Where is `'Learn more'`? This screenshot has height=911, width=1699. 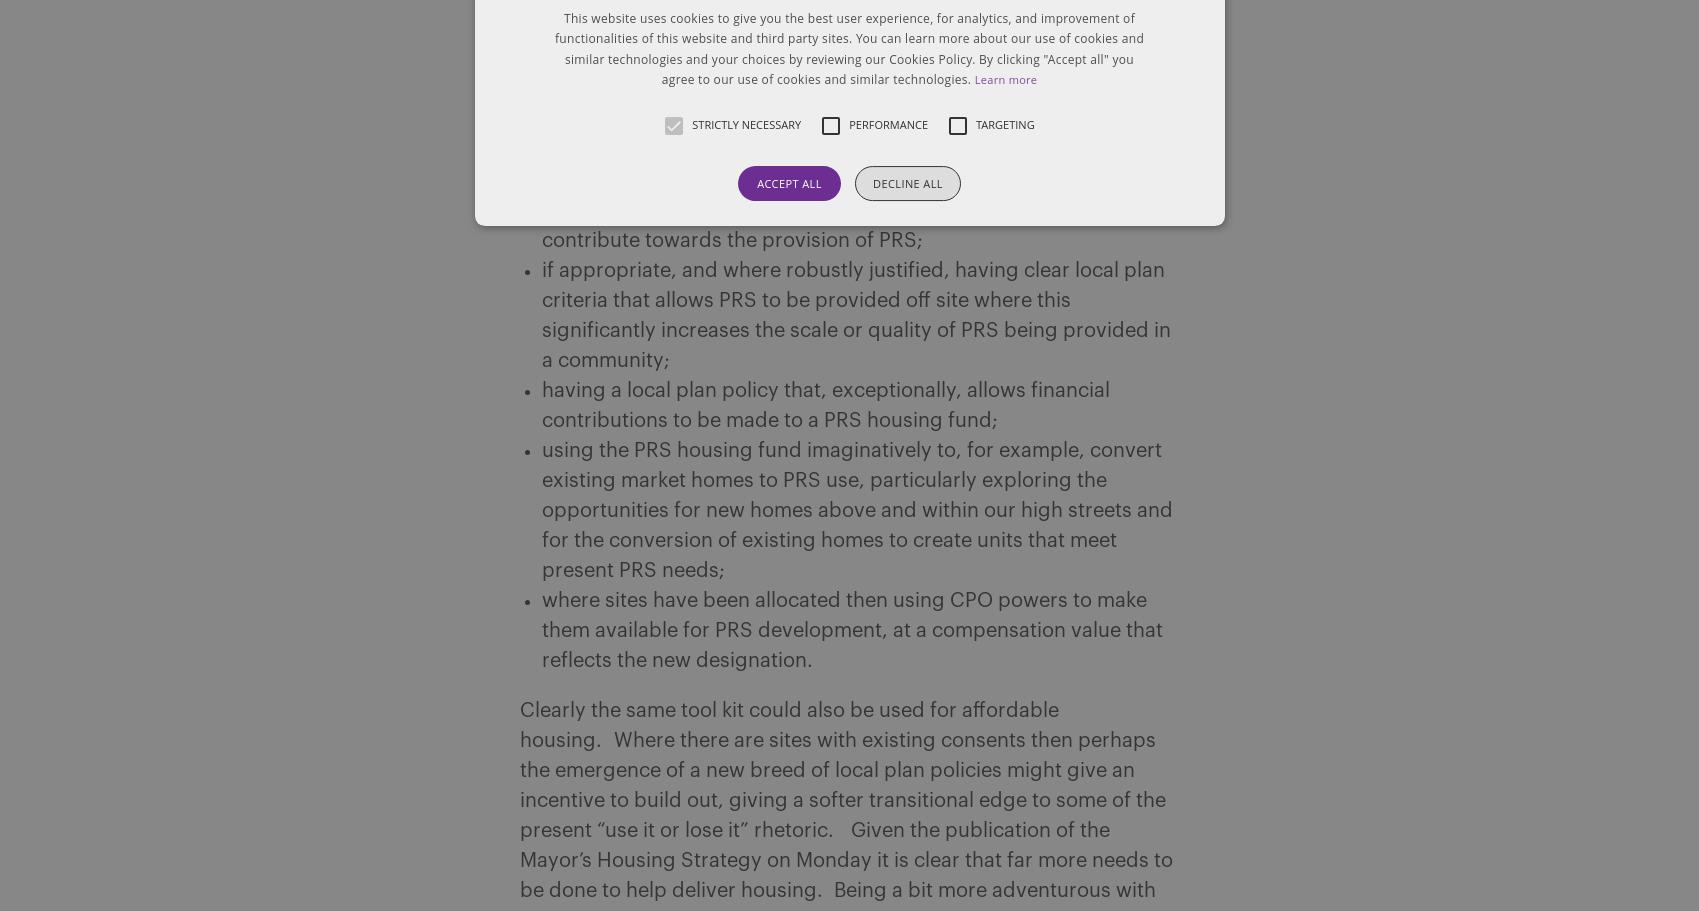
'Learn more' is located at coordinates (1005, 79).